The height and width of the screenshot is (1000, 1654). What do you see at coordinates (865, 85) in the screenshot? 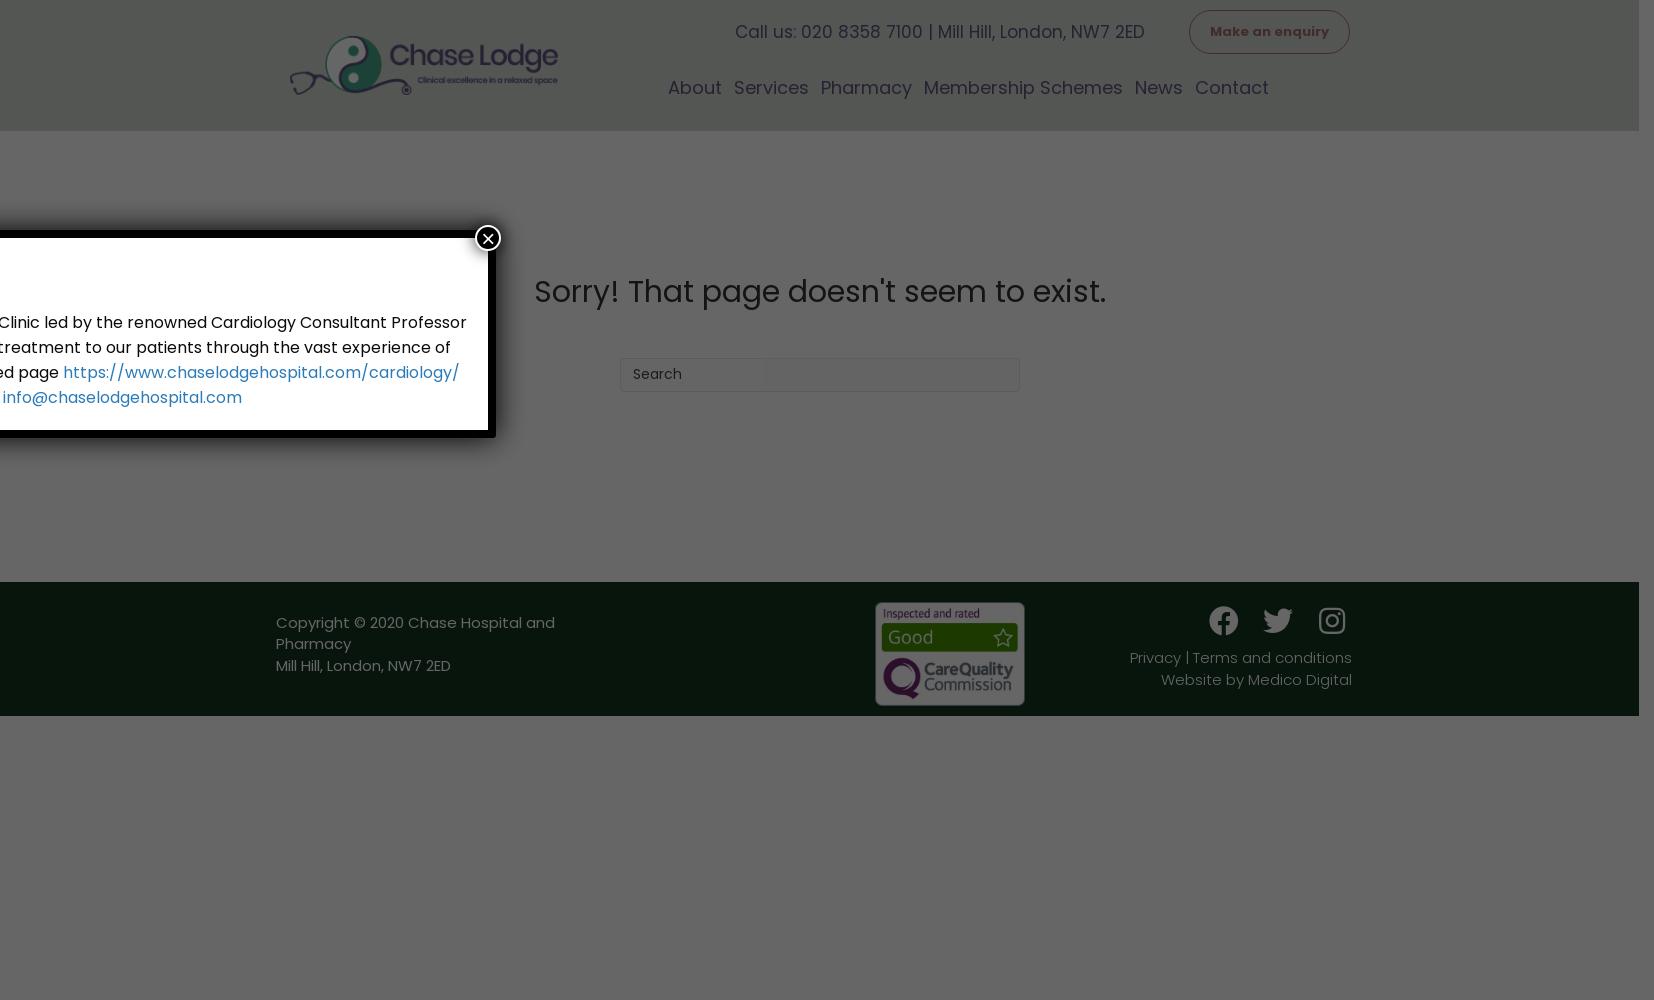
I see `'Pharmacy'` at bounding box center [865, 85].